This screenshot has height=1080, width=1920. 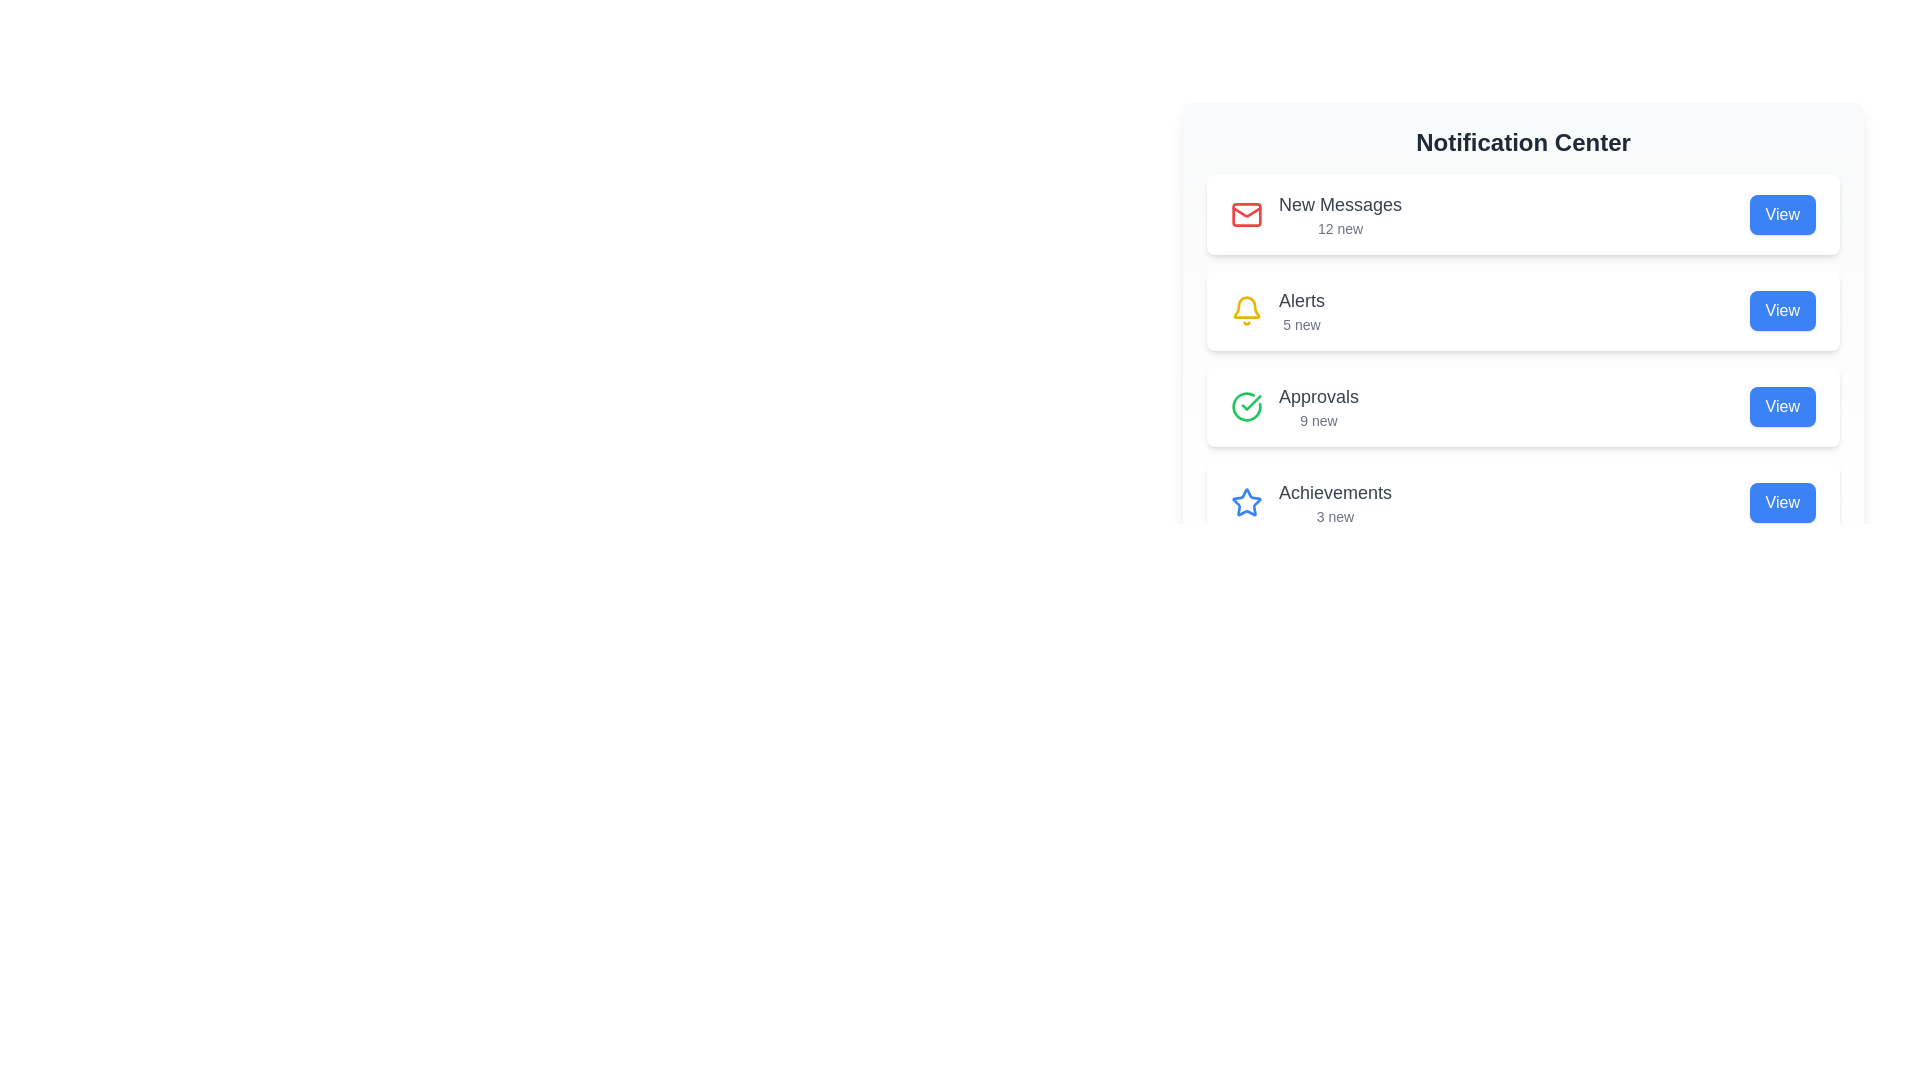 What do you see at coordinates (1250, 402) in the screenshot?
I see `the SVG graphic element representing an approval state in the 'Approvals' notification item, located to the left of the text '9 new'` at bounding box center [1250, 402].